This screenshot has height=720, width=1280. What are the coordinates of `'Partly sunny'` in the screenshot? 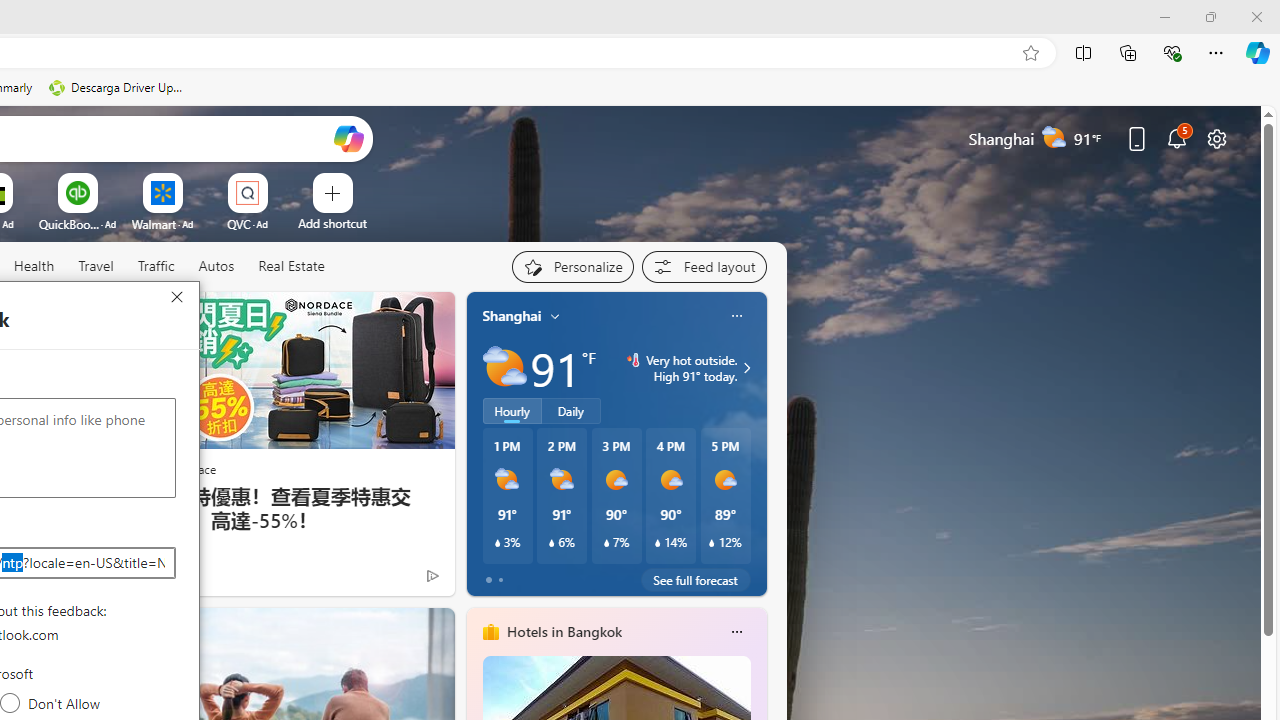 It's located at (504, 368).